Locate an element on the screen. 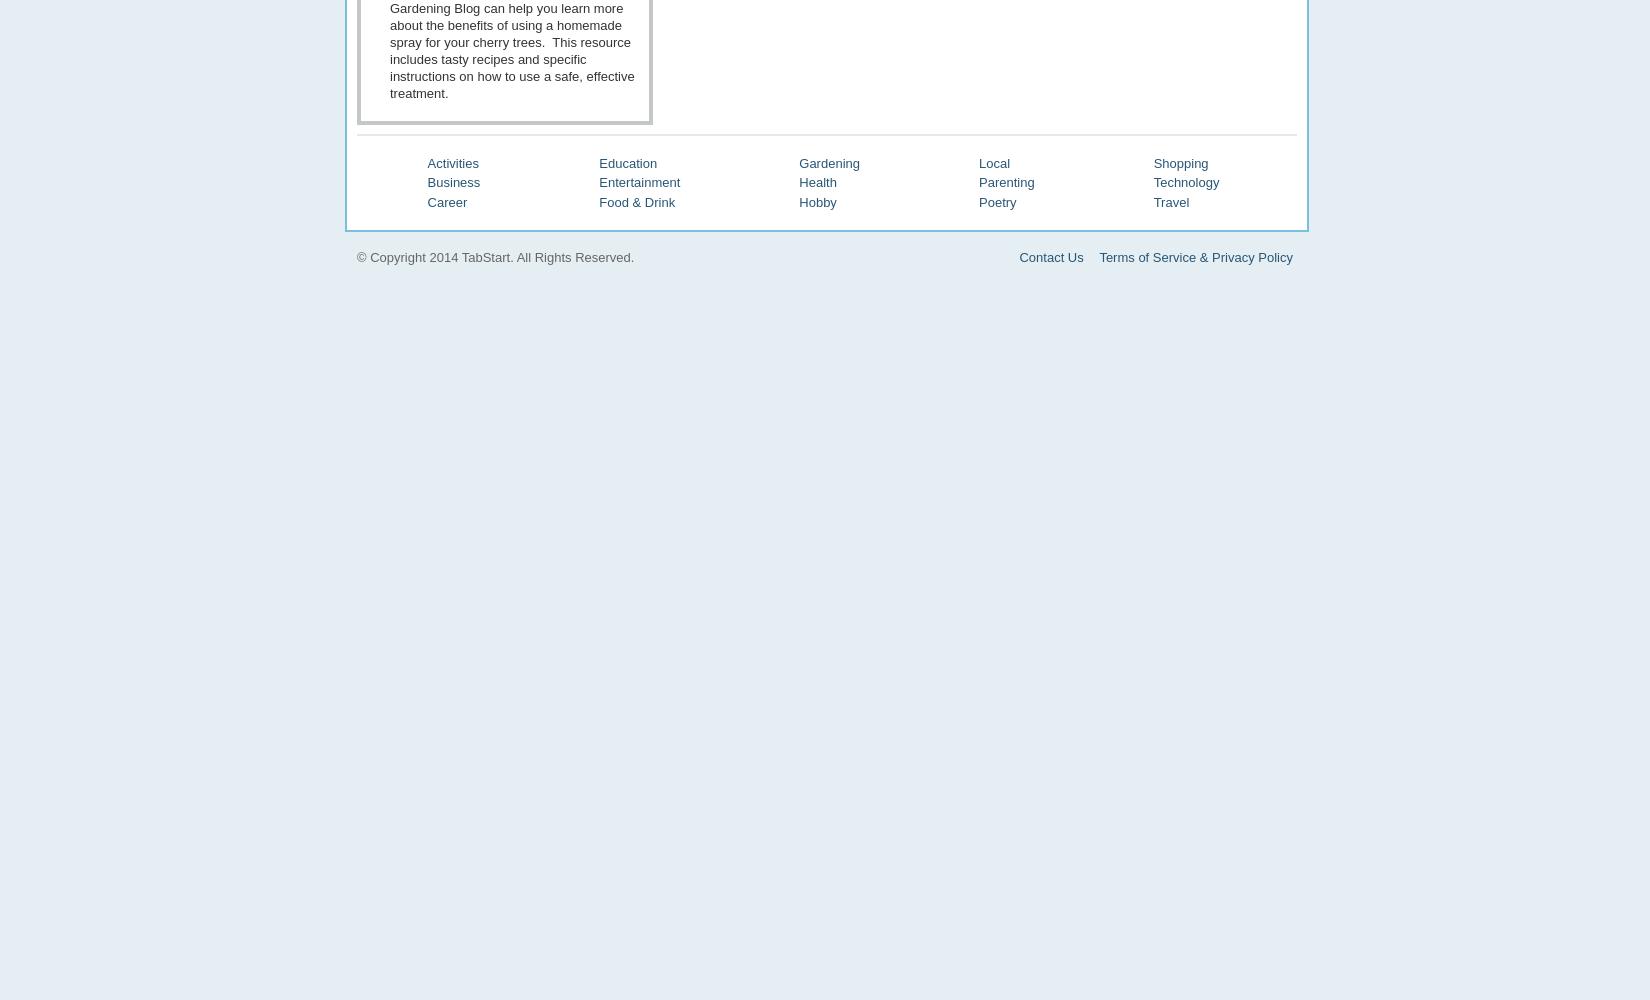  'Entertainment' is located at coordinates (638, 182).